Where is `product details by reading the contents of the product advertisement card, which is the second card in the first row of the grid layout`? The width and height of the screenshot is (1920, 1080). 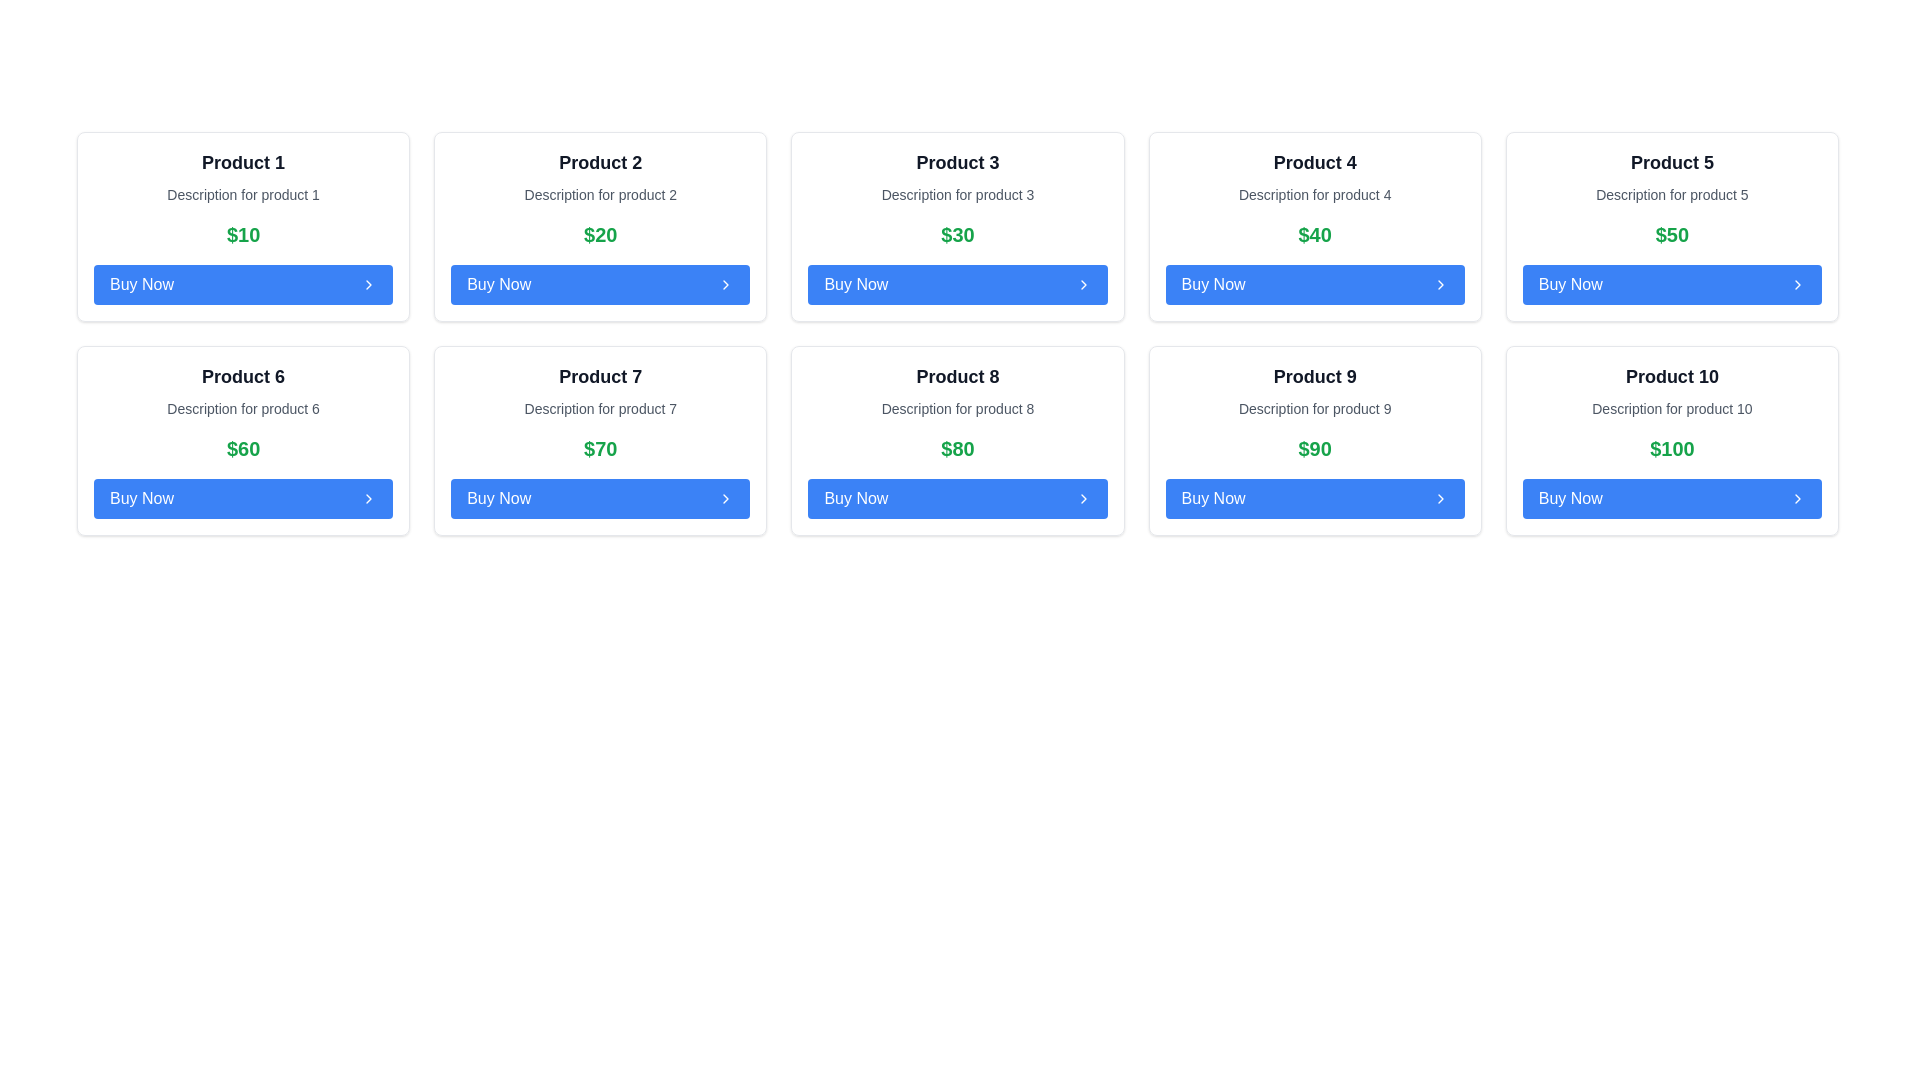 product details by reading the contents of the product advertisement card, which is the second card in the first row of the grid layout is located at coordinates (599, 226).